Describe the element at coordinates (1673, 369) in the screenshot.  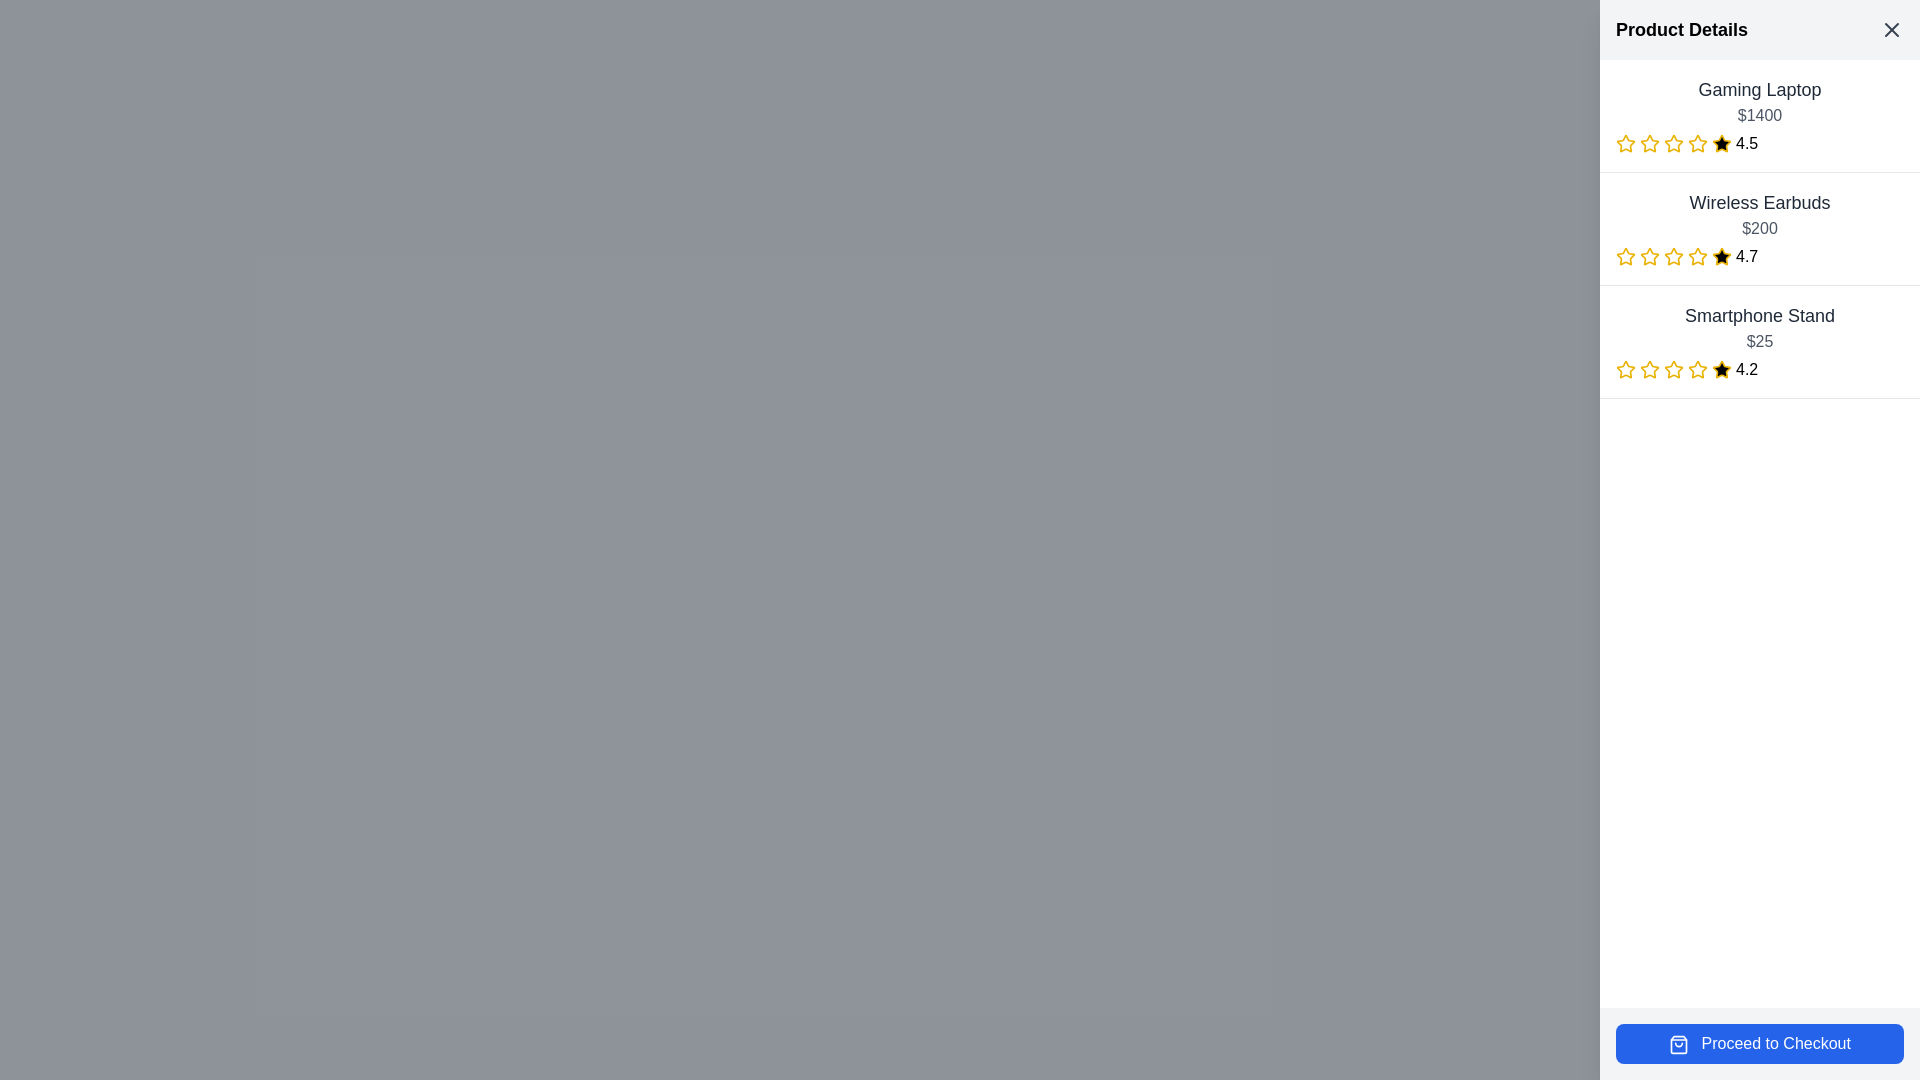
I see `the third-star rating icon for the 'Smartphone Stand' product to provide a rating` at that location.